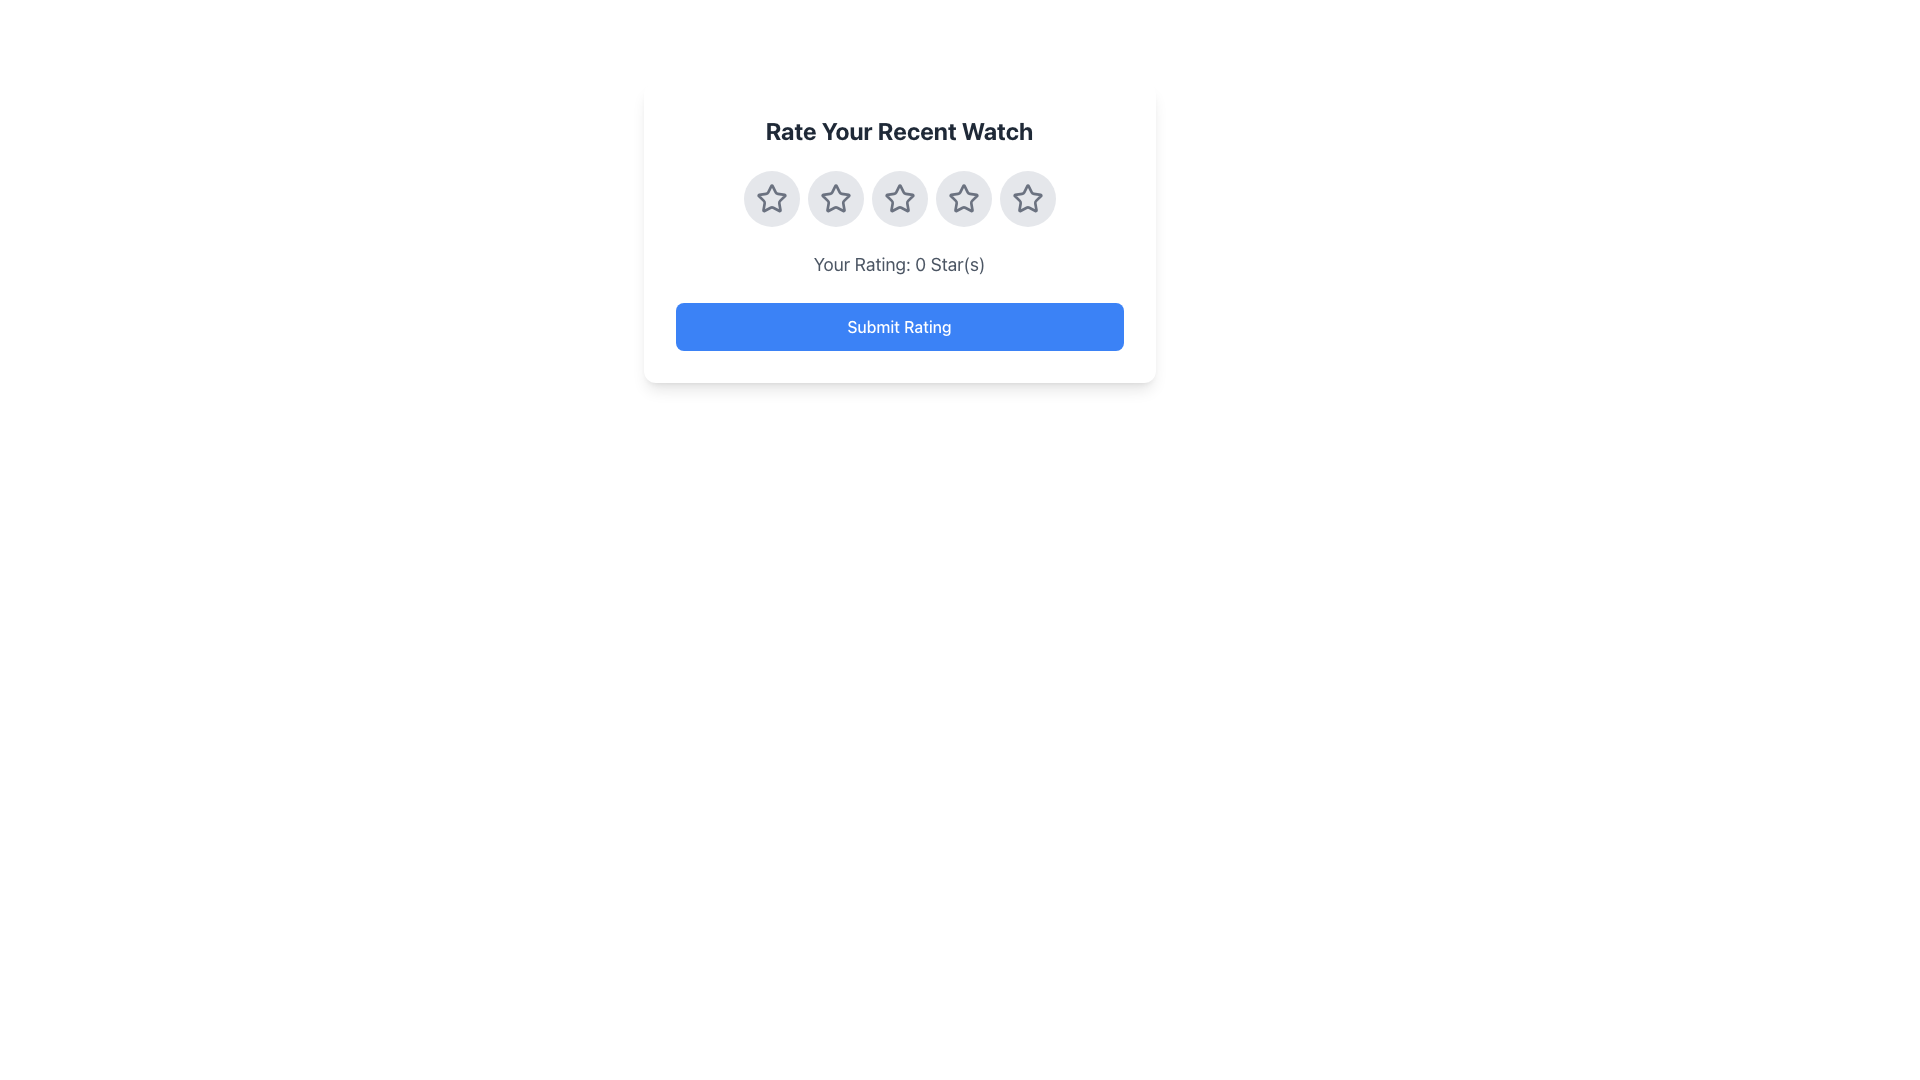 The image size is (1920, 1080). I want to click on the second star button in the 5-star rating system for keyboard interaction, so click(835, 199).